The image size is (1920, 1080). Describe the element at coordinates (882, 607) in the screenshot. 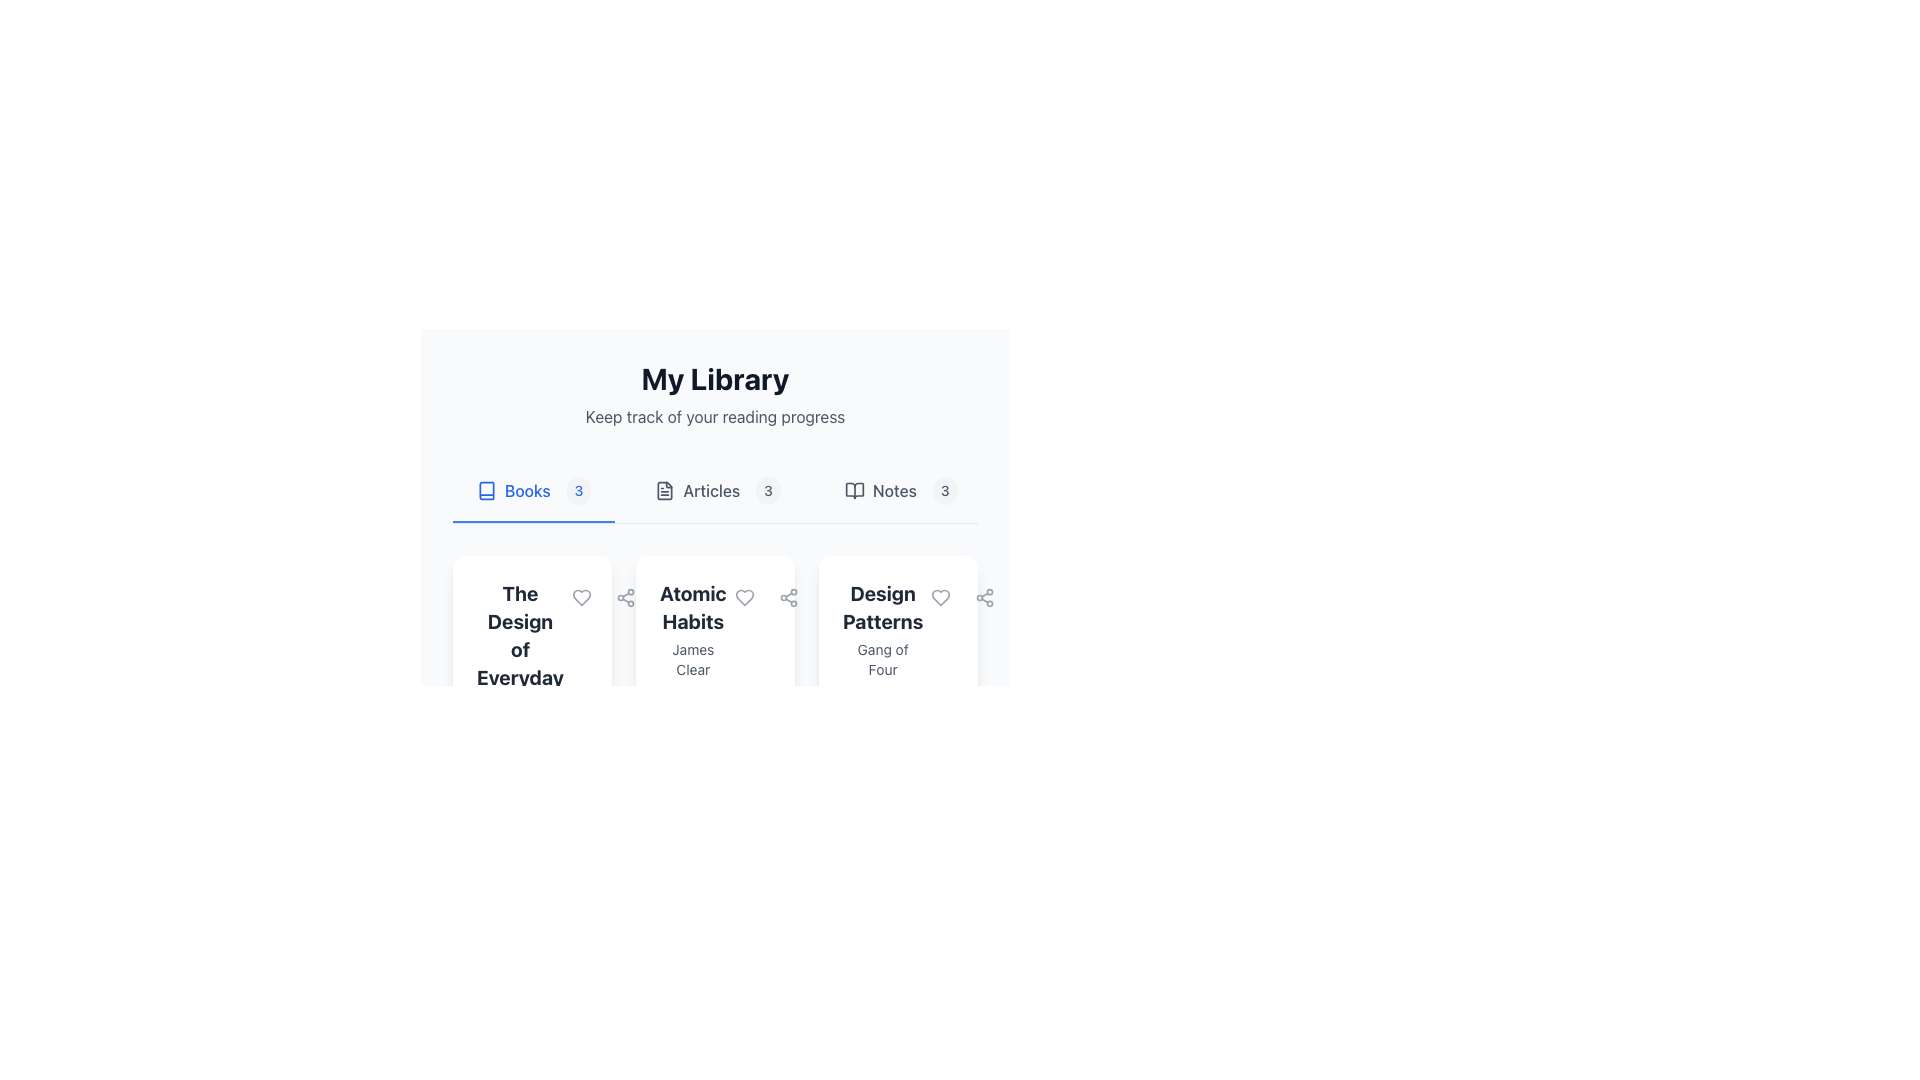

I see `title text of the 'Design Patterns' book card, which is positioned at the center-top of the card, above the subtitle 'Gang of Four'` at that location.